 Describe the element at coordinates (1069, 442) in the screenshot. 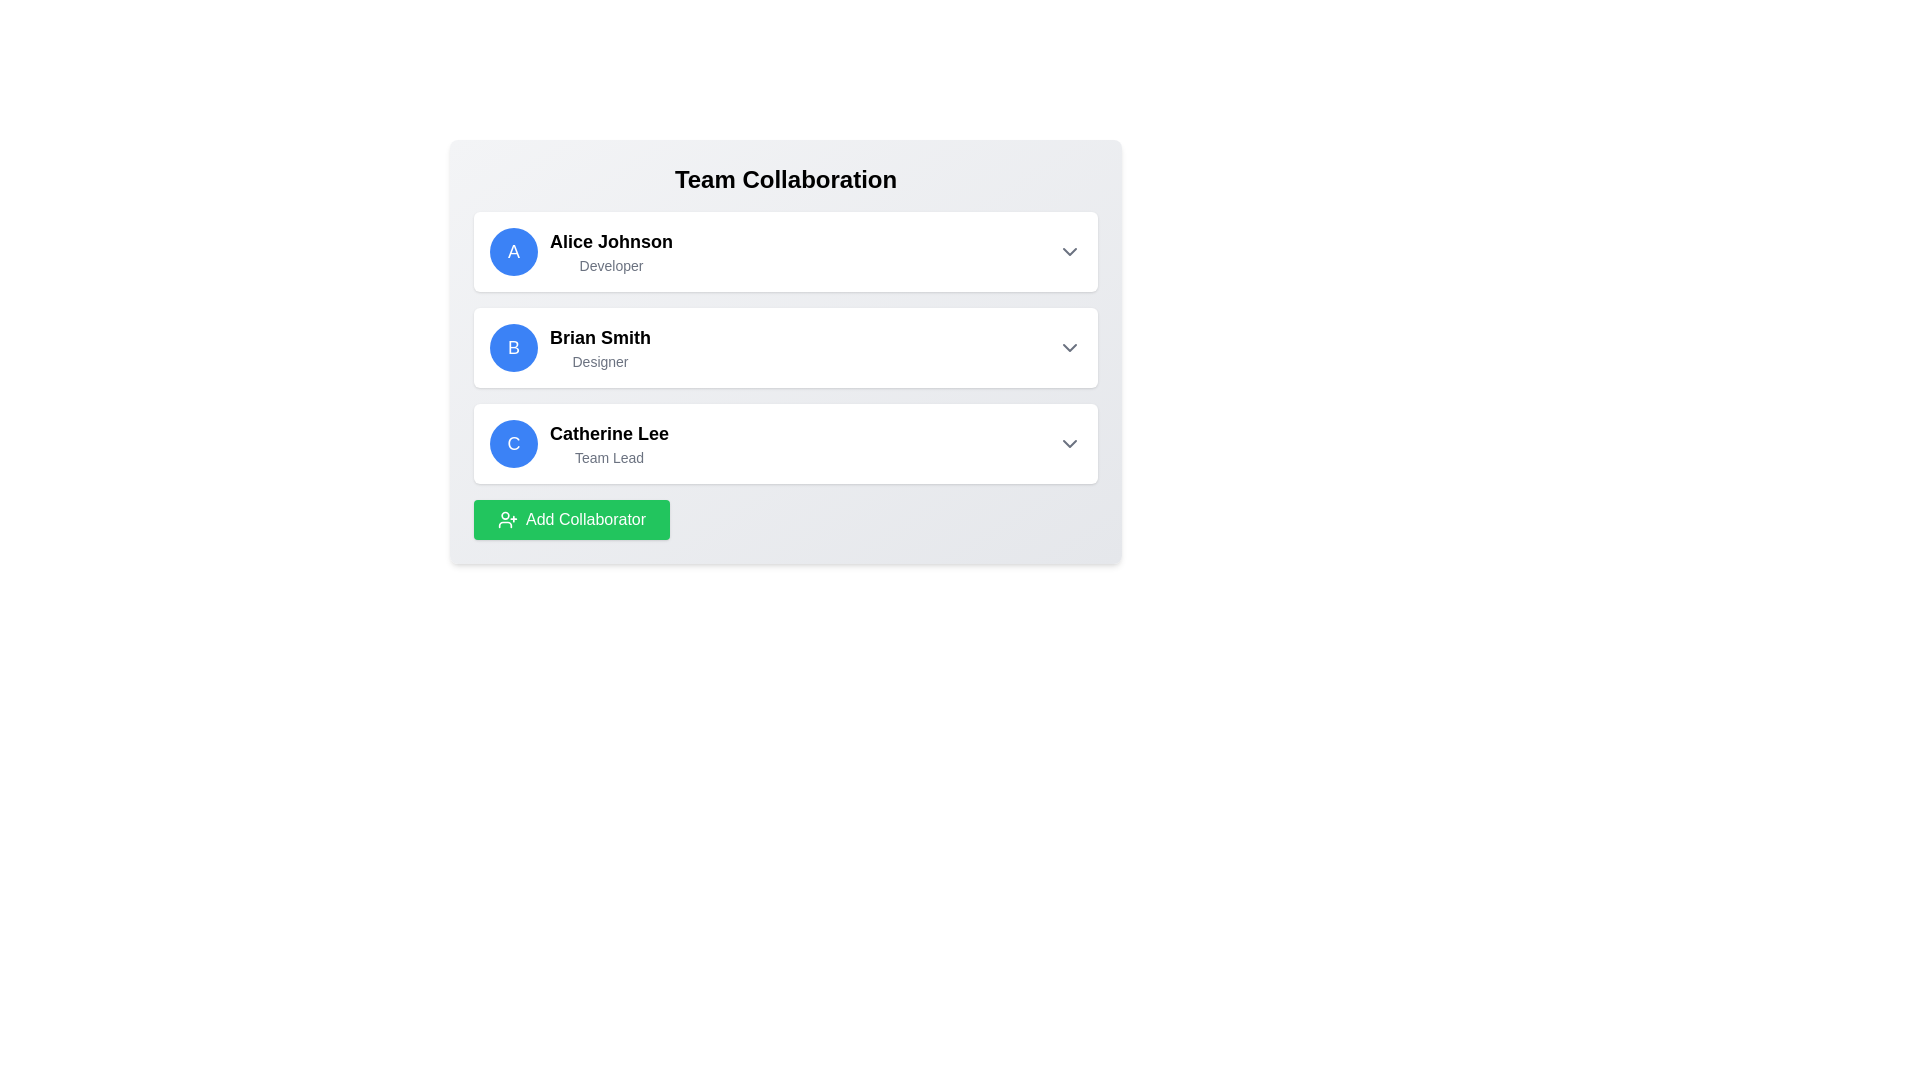

I see `the downward-chevron icon styled in gray, located next to the text 'Catherine Lee Team Lead'` at that location.